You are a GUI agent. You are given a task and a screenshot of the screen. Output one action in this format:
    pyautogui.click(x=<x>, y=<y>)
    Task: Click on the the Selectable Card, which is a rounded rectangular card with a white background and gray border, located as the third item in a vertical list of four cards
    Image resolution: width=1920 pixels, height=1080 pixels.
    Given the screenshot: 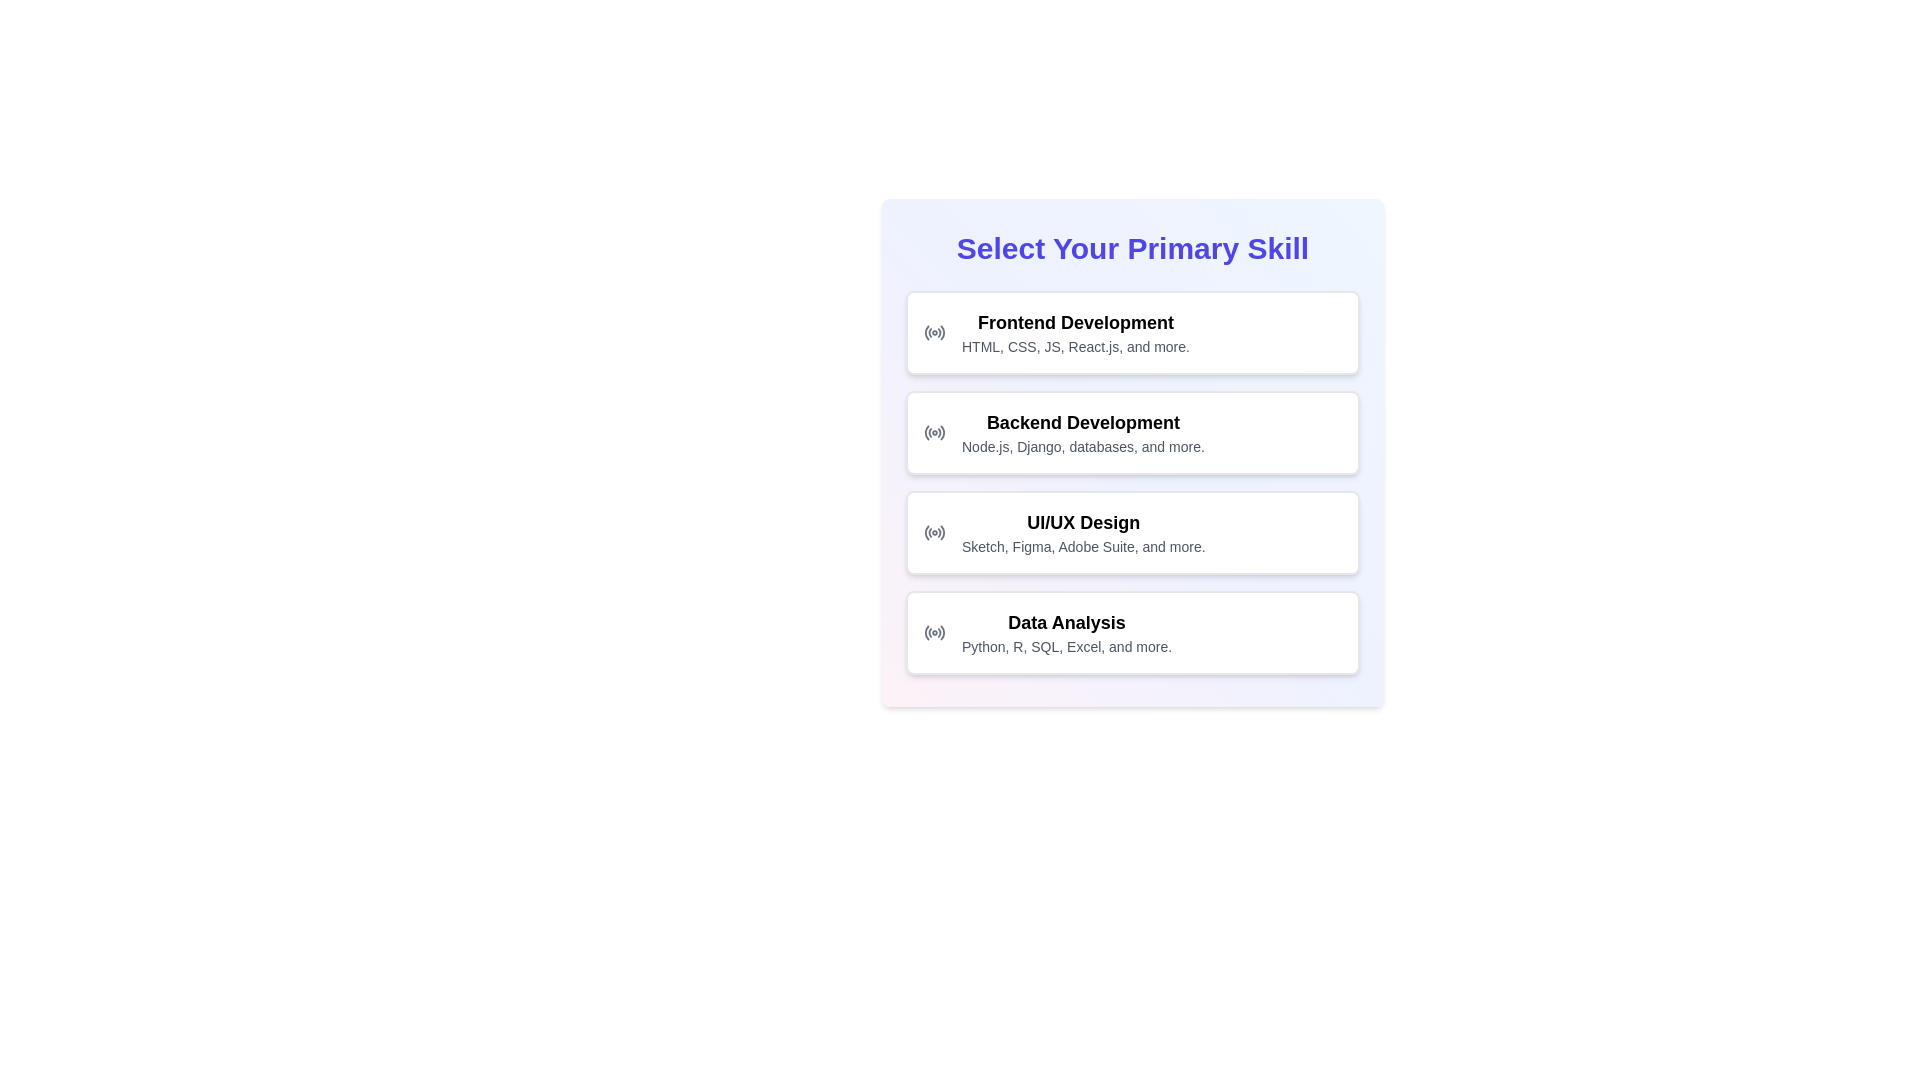 What is the action you would take?
    pyautogui.click(x=1132, y=531)
    